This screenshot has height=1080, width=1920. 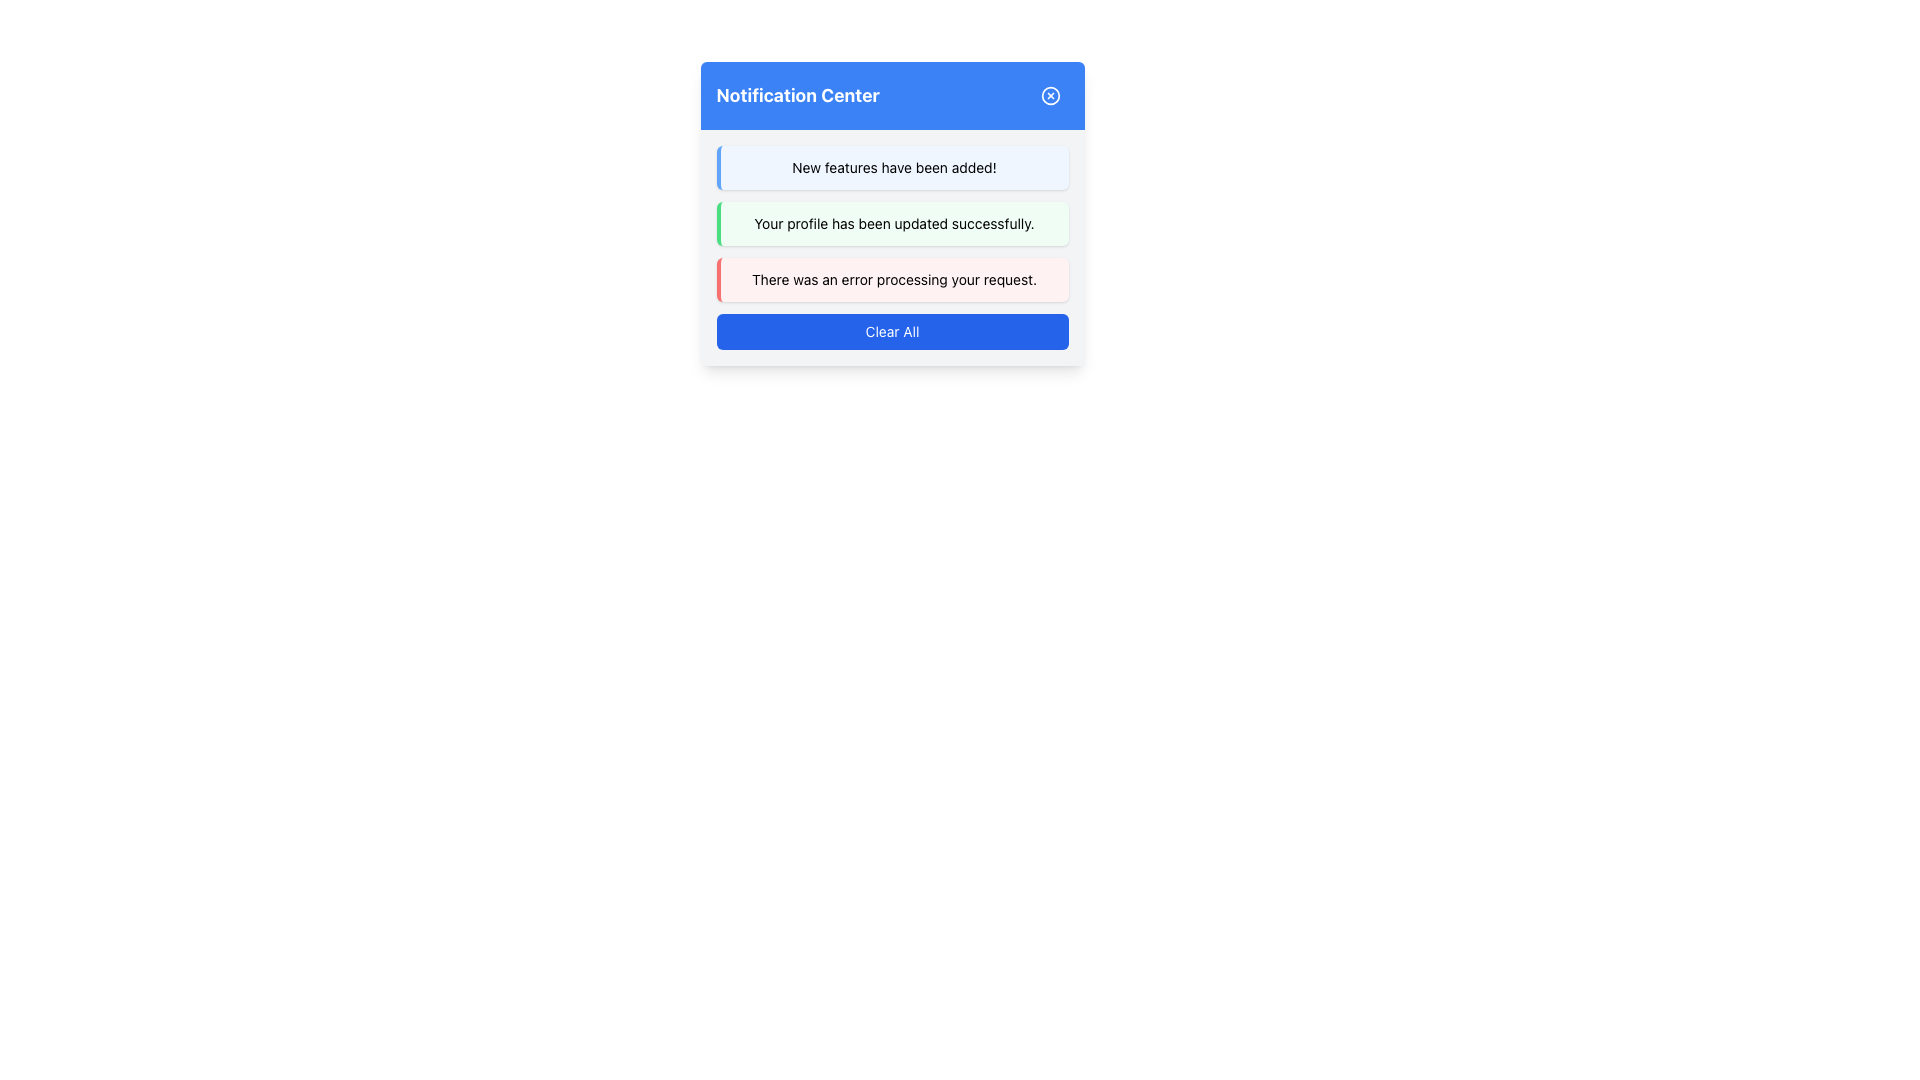 What do you see at coordinates (797, 96) in the screenshot?
I see `bold text label displaying 'Notification Center' located at the top left of the blue panel` at bounding box center [797, 96].